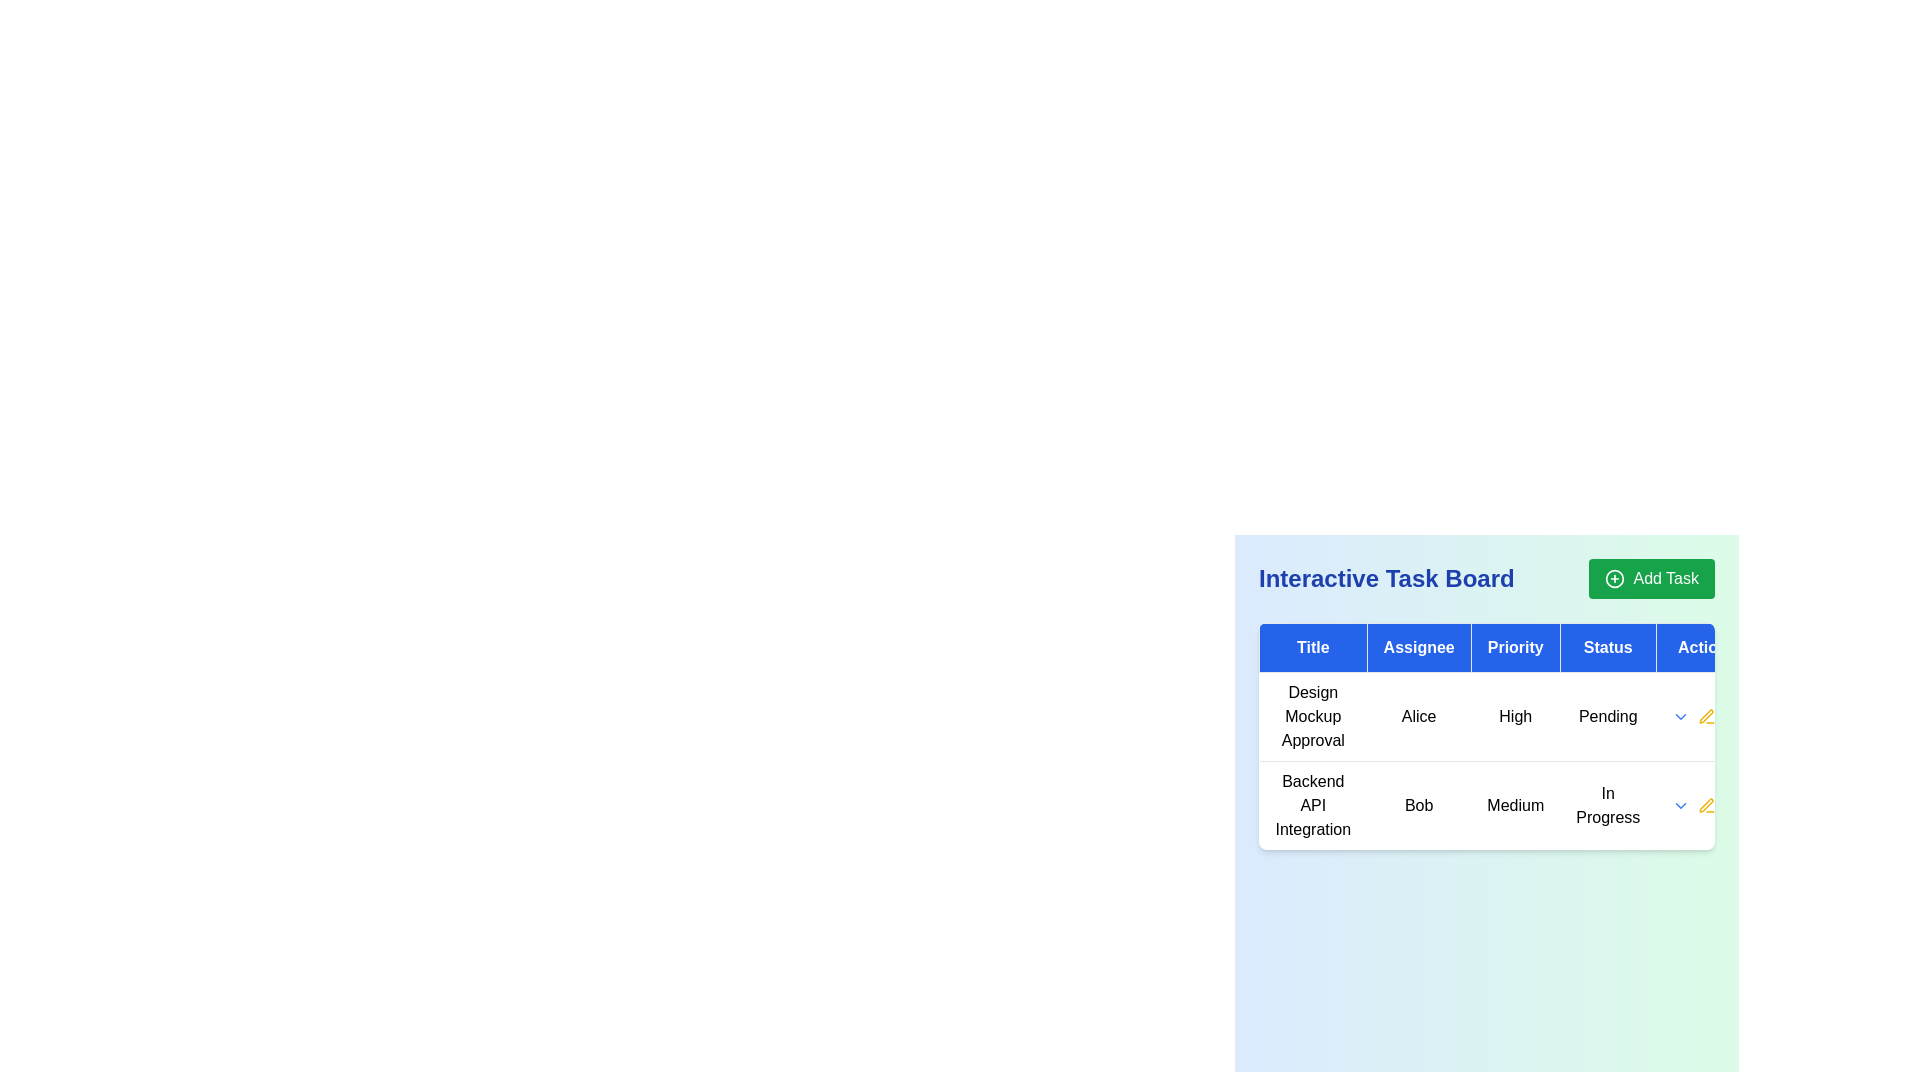 Image resolution: width=1920 pixels, height=1080 pixels. What do you see at coordinates (1706, 716) in the screenshot?
I see `the yellow pencil icon located in the Action column of the data table` at bounding box center [1706, 716].